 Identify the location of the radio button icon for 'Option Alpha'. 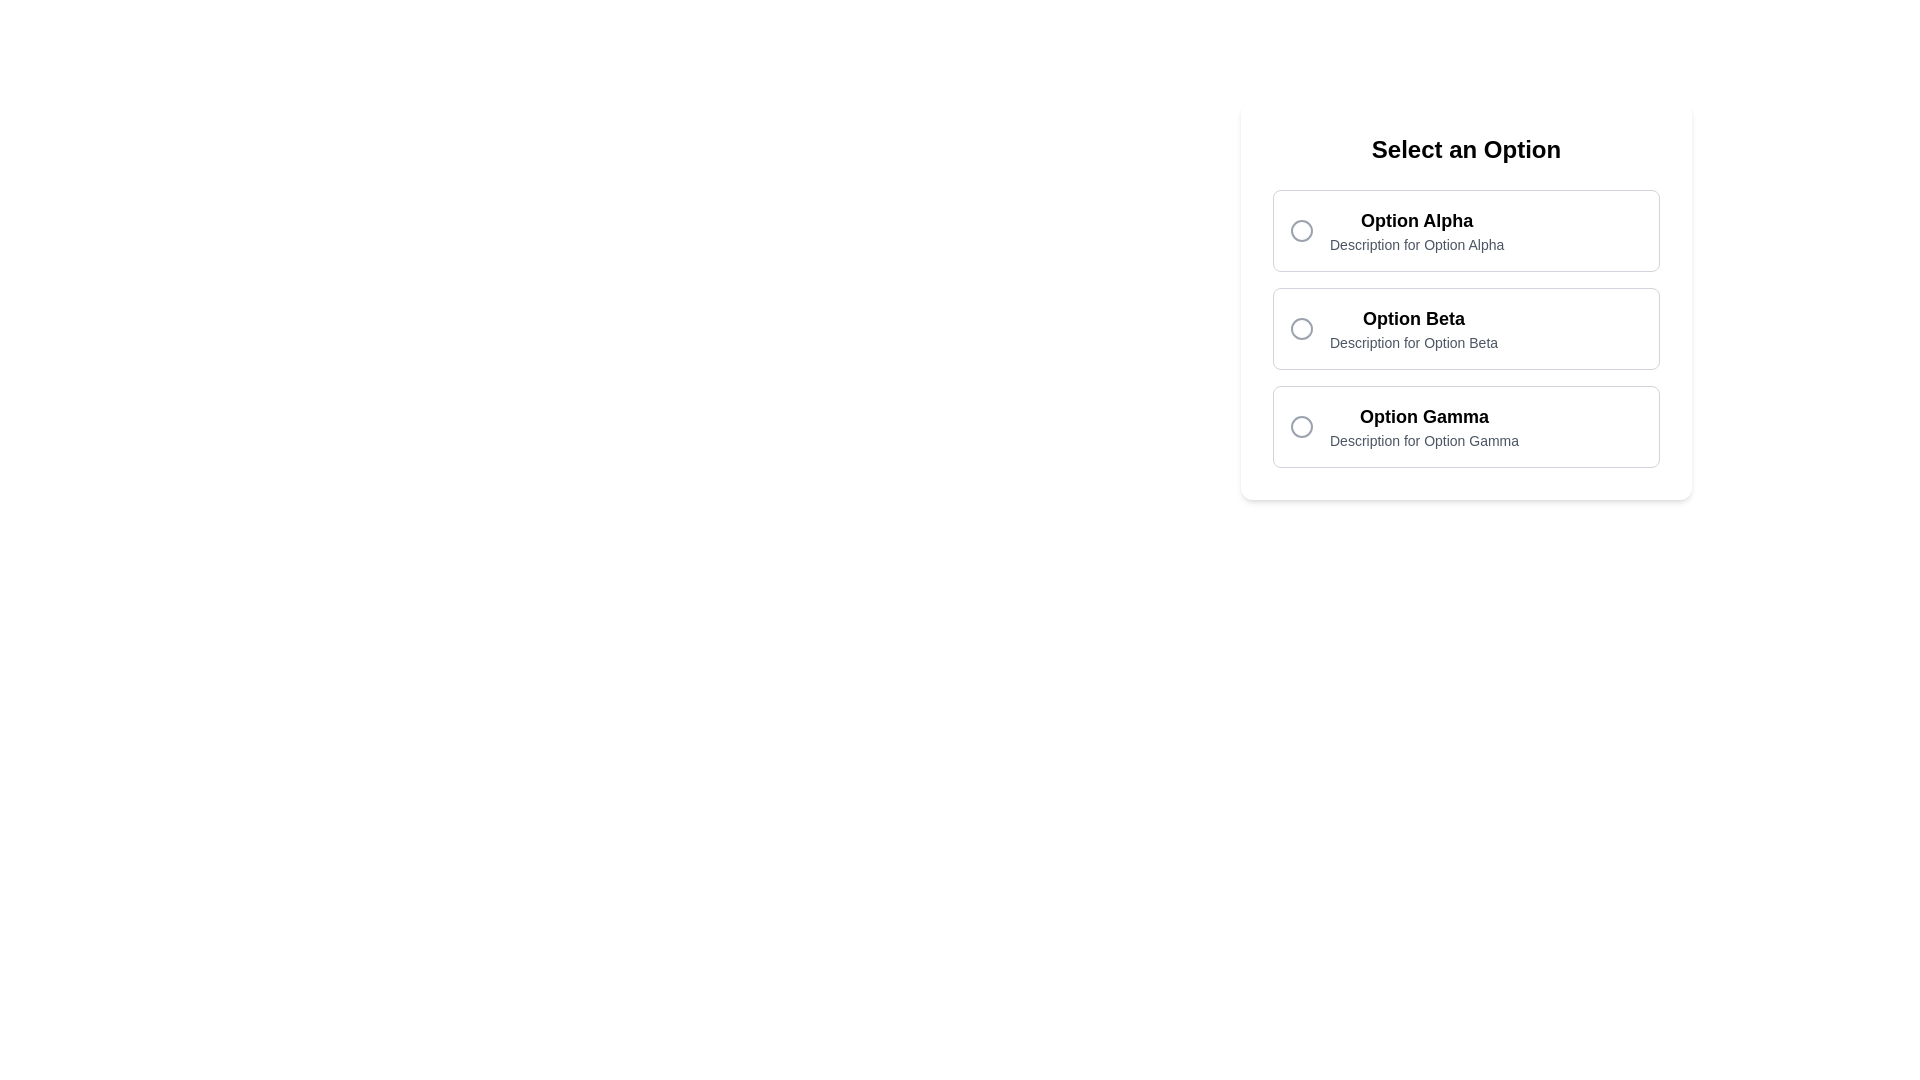
(1301, 230).